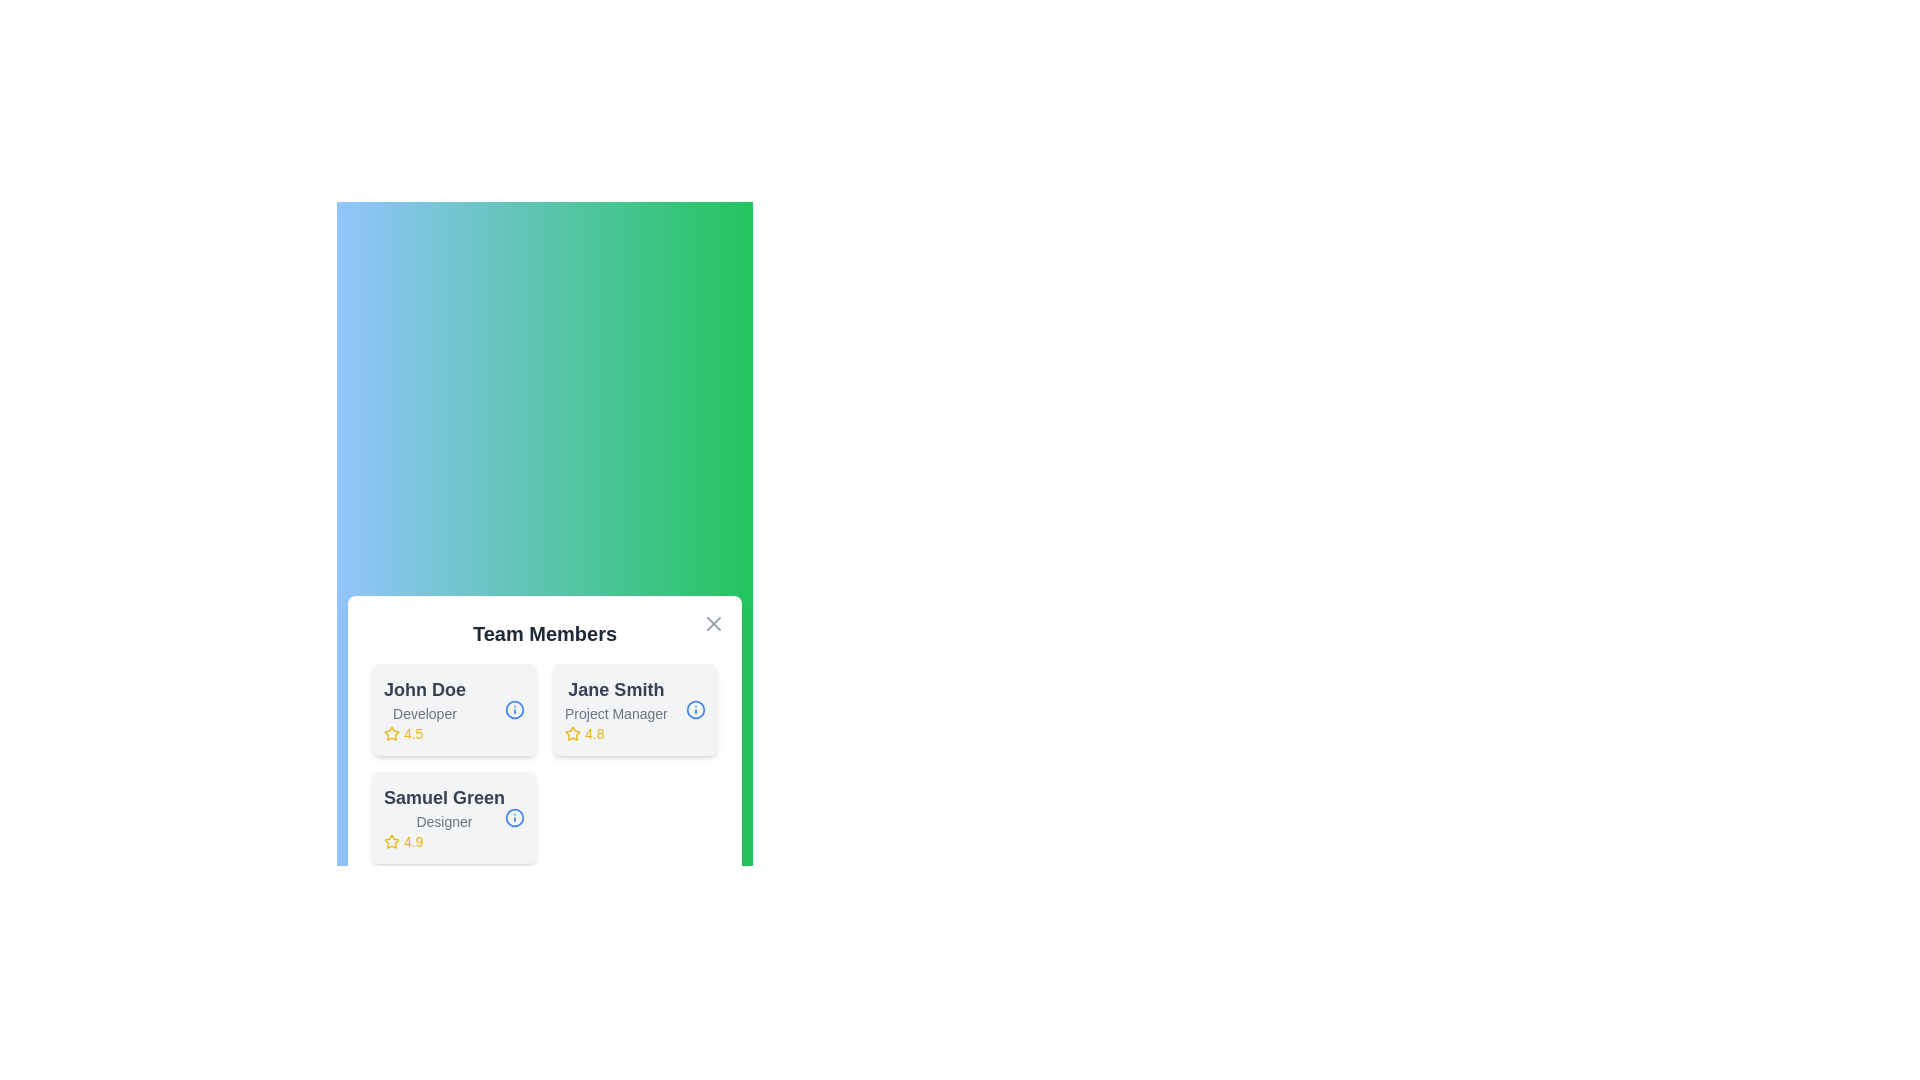  I want to click on the info button for Samuel Green to view their details, so click(514, 817).